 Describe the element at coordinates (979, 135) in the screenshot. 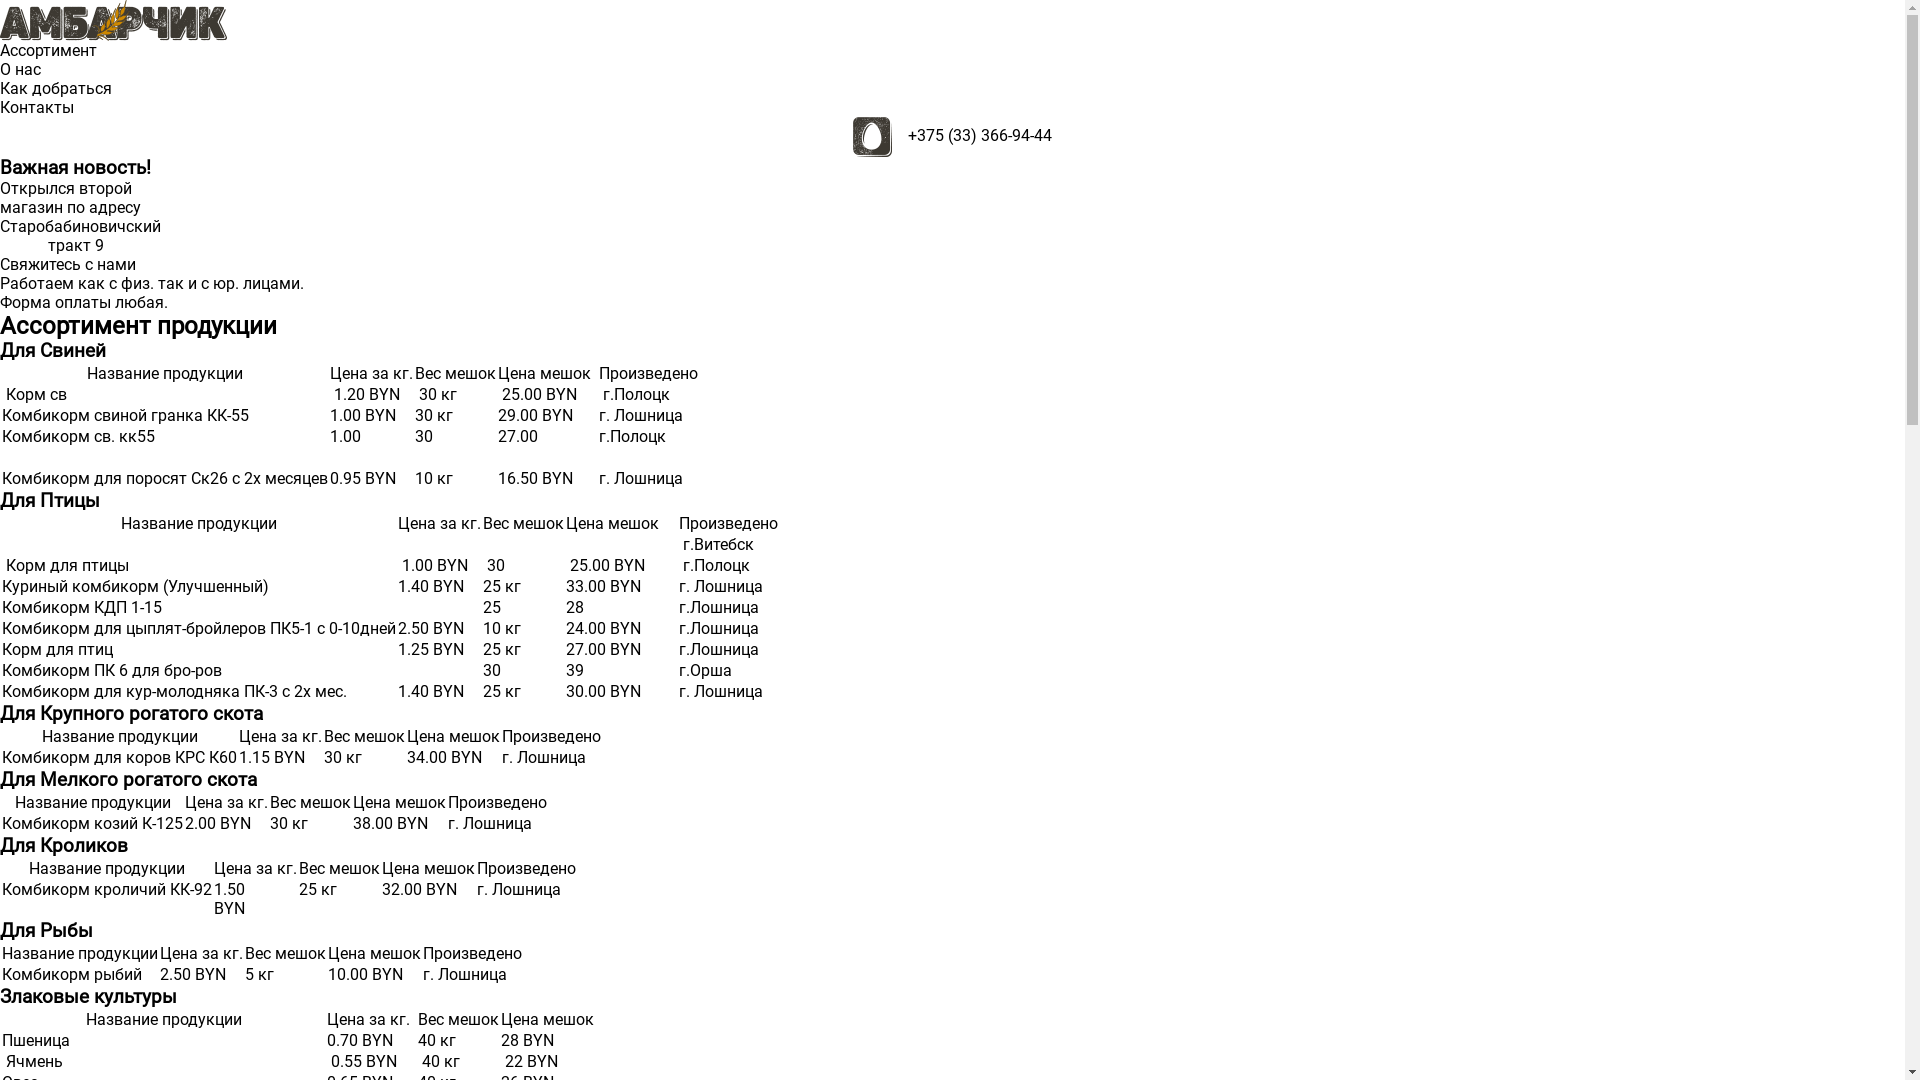

I see `'+375 (33) 366-94-44'` at that location.